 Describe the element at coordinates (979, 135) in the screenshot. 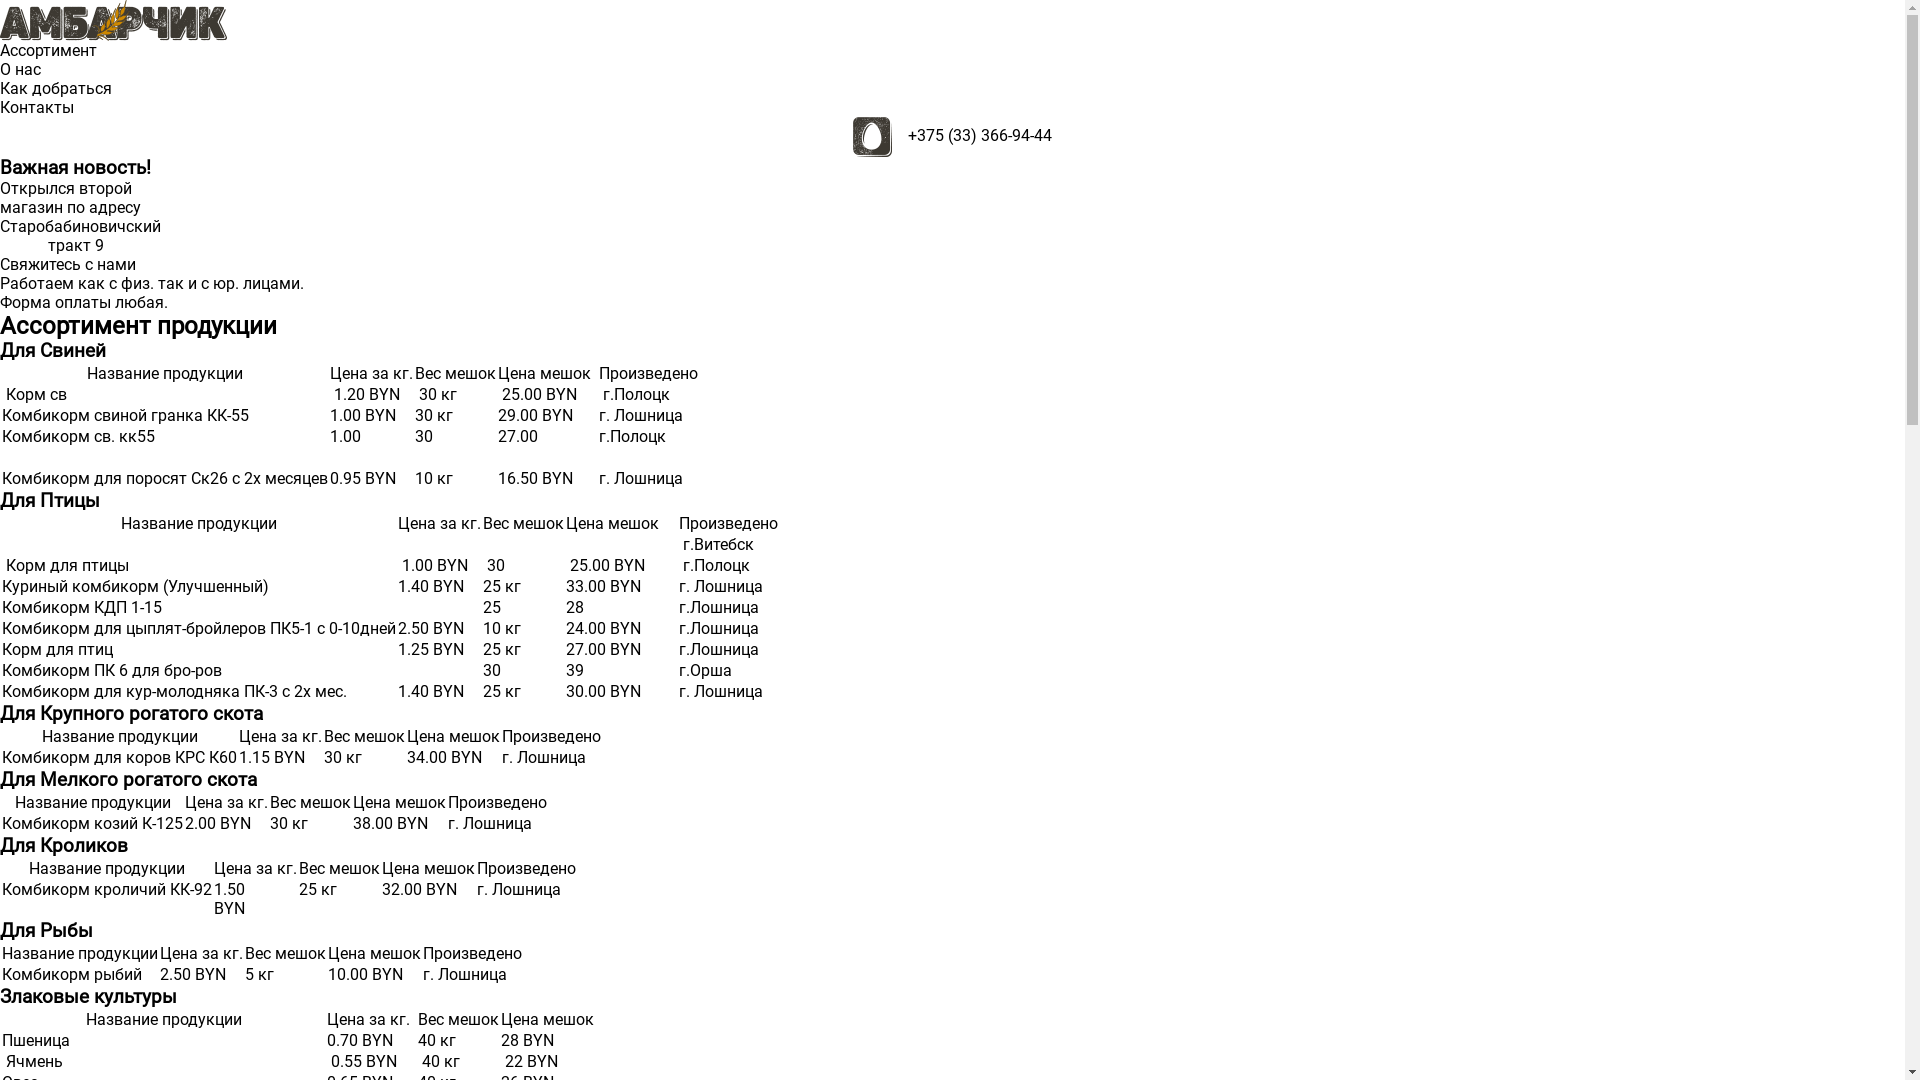

I see `'+375 (33) 366-94-44'` at that location.